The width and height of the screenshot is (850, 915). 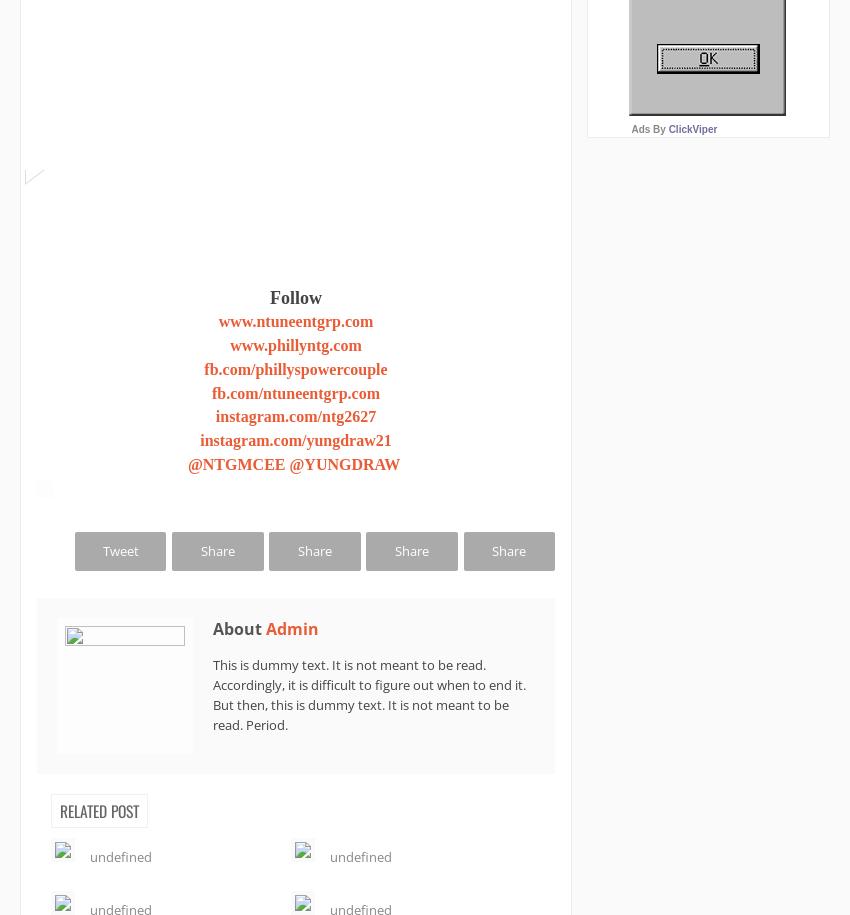 I want to click on 'instagram.com/yungdraw21', so click(x=199, y=440).